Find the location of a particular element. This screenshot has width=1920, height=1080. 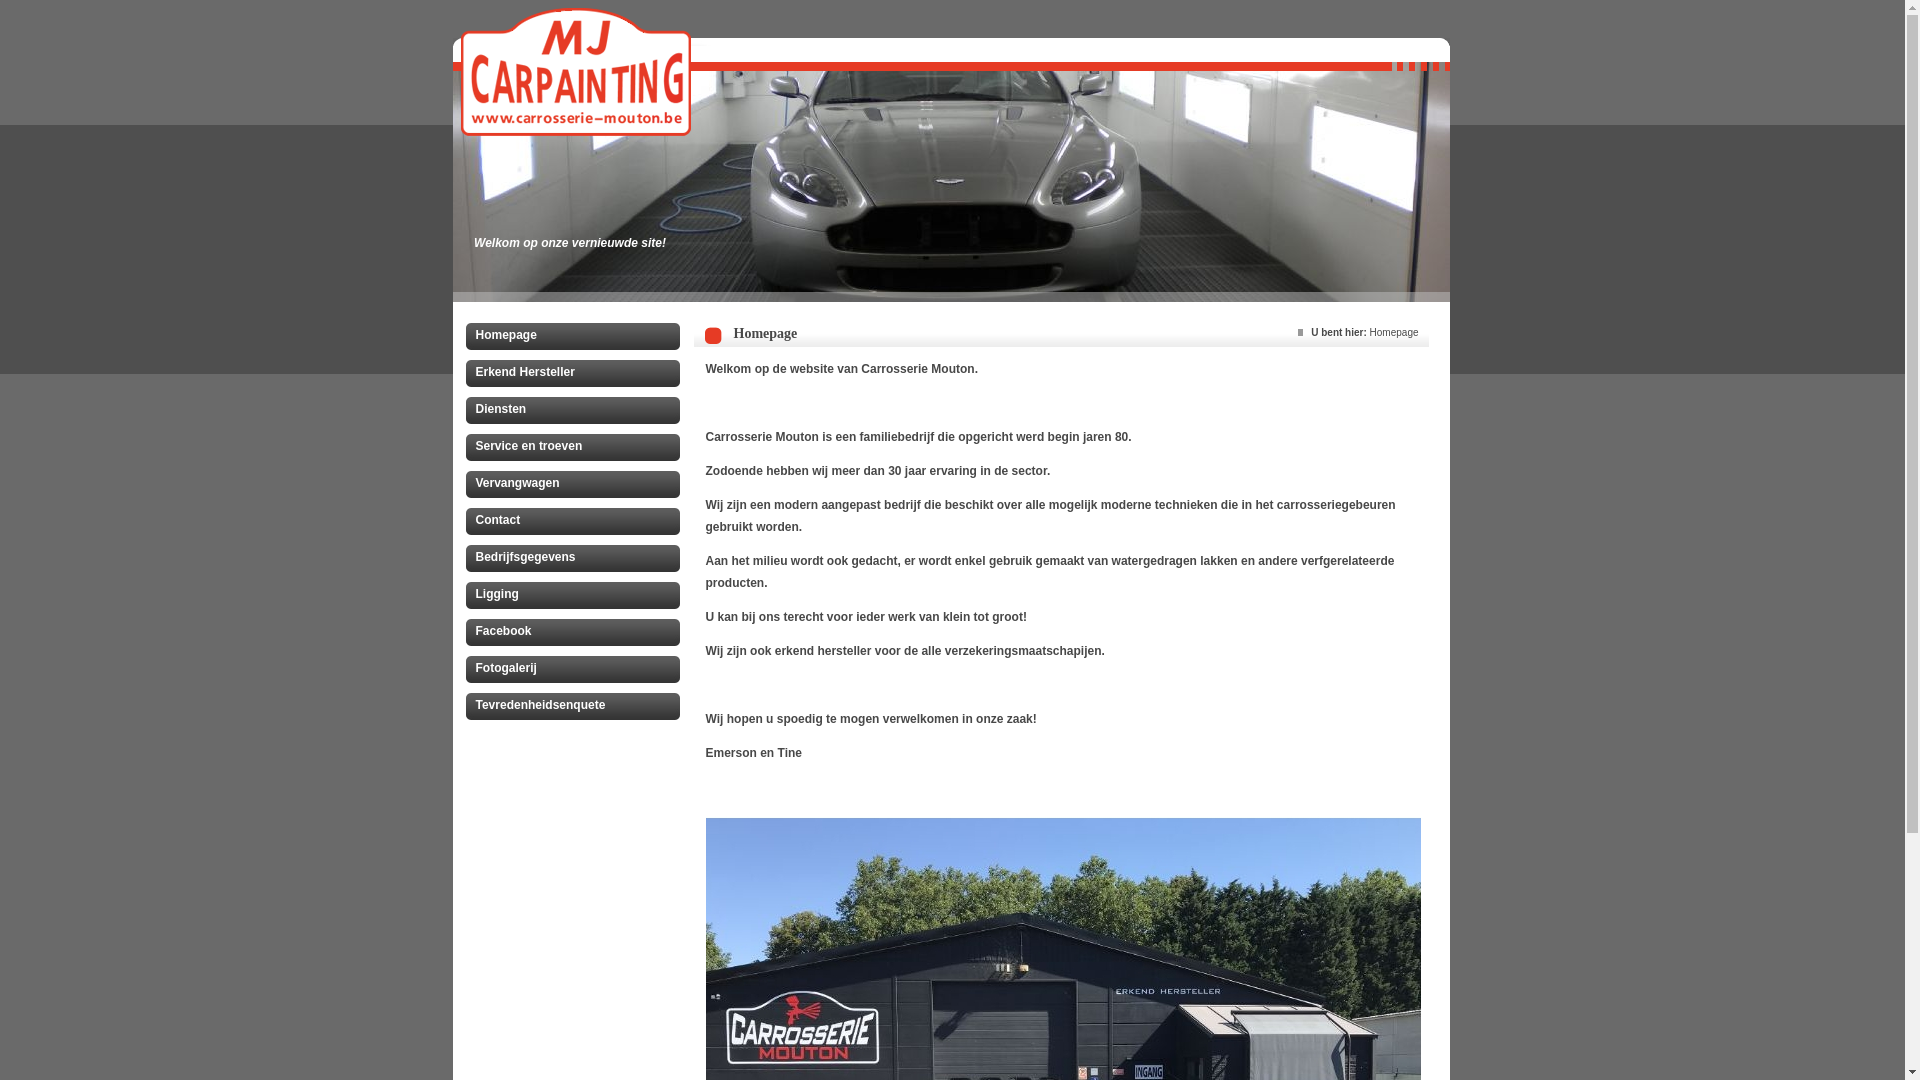

'Fotogalerij' is located at coordinates (576, 671).